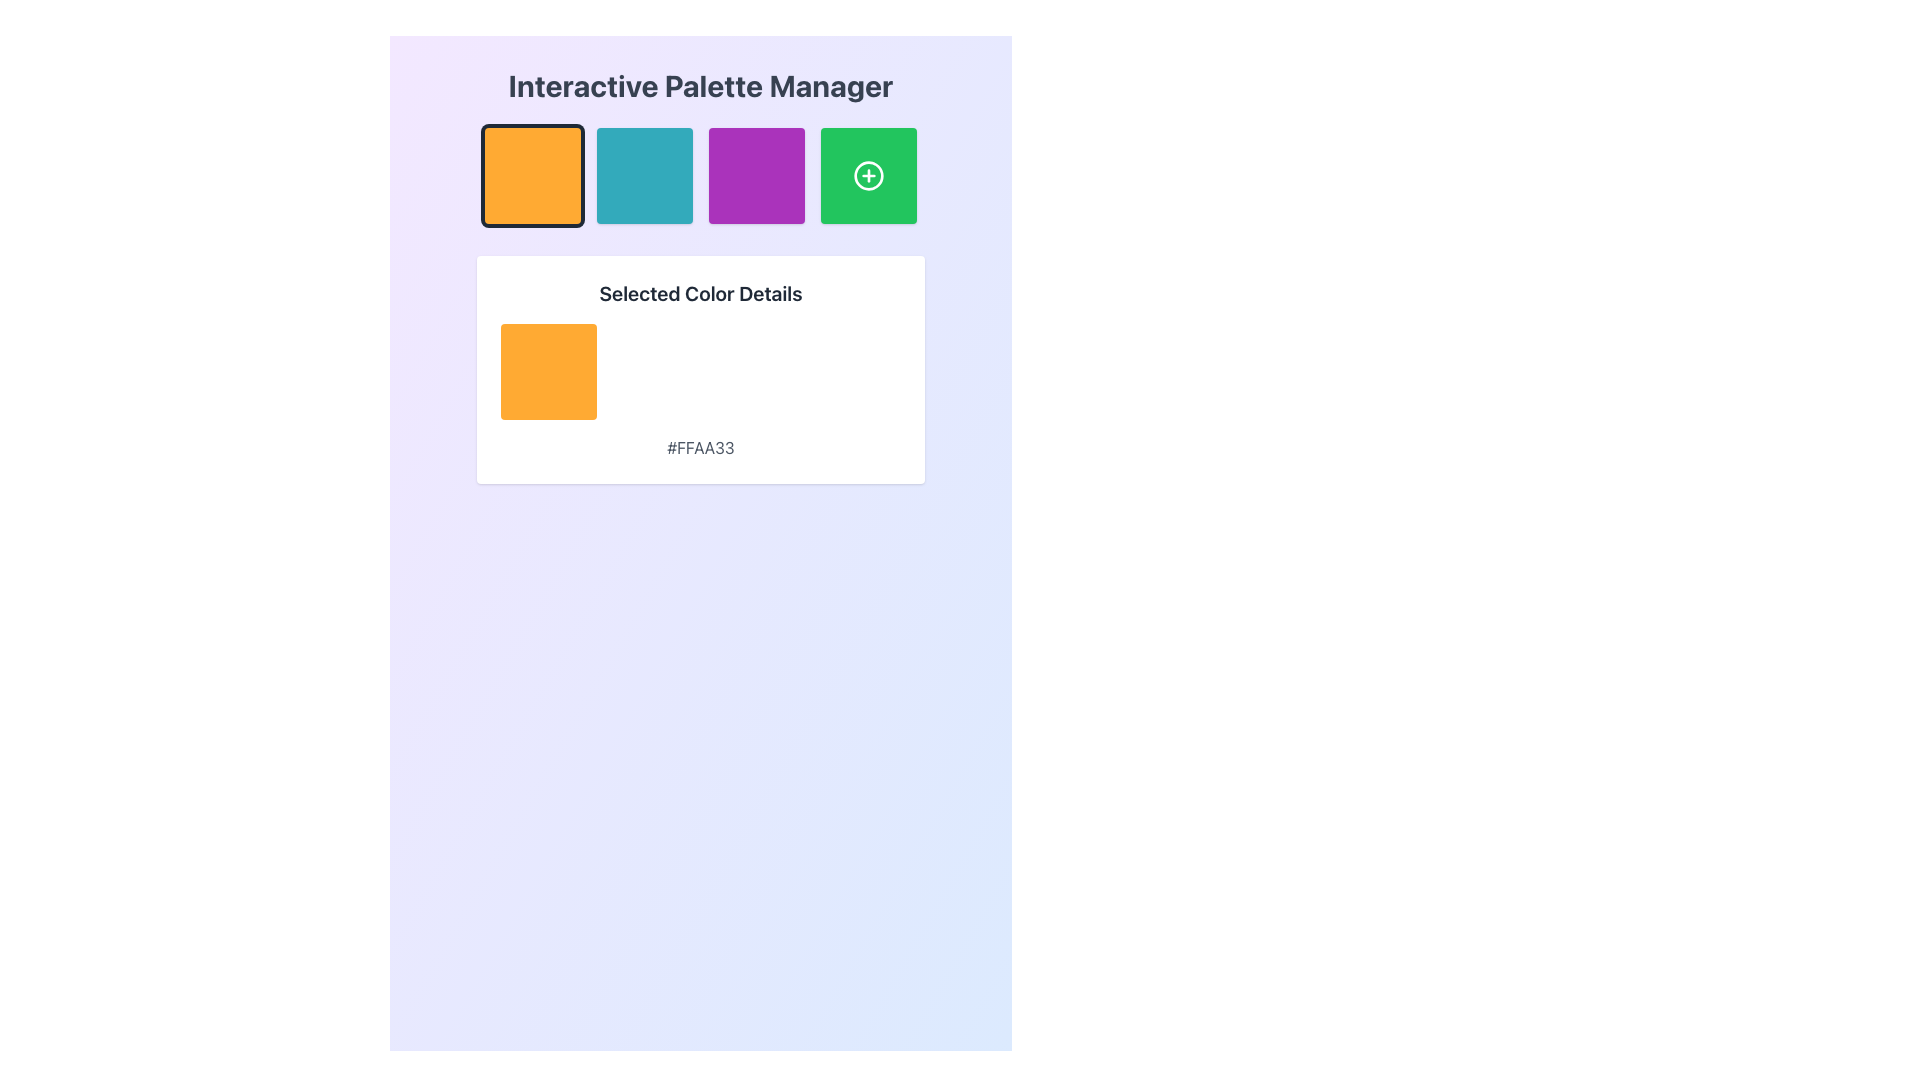 The width and height of the screenshot is (1920, 1080). Describe the element at coordinates (868, 175) in the screenshot. I see `the central circular shape in the rightmost green square located at the top row of the layout` at that location.